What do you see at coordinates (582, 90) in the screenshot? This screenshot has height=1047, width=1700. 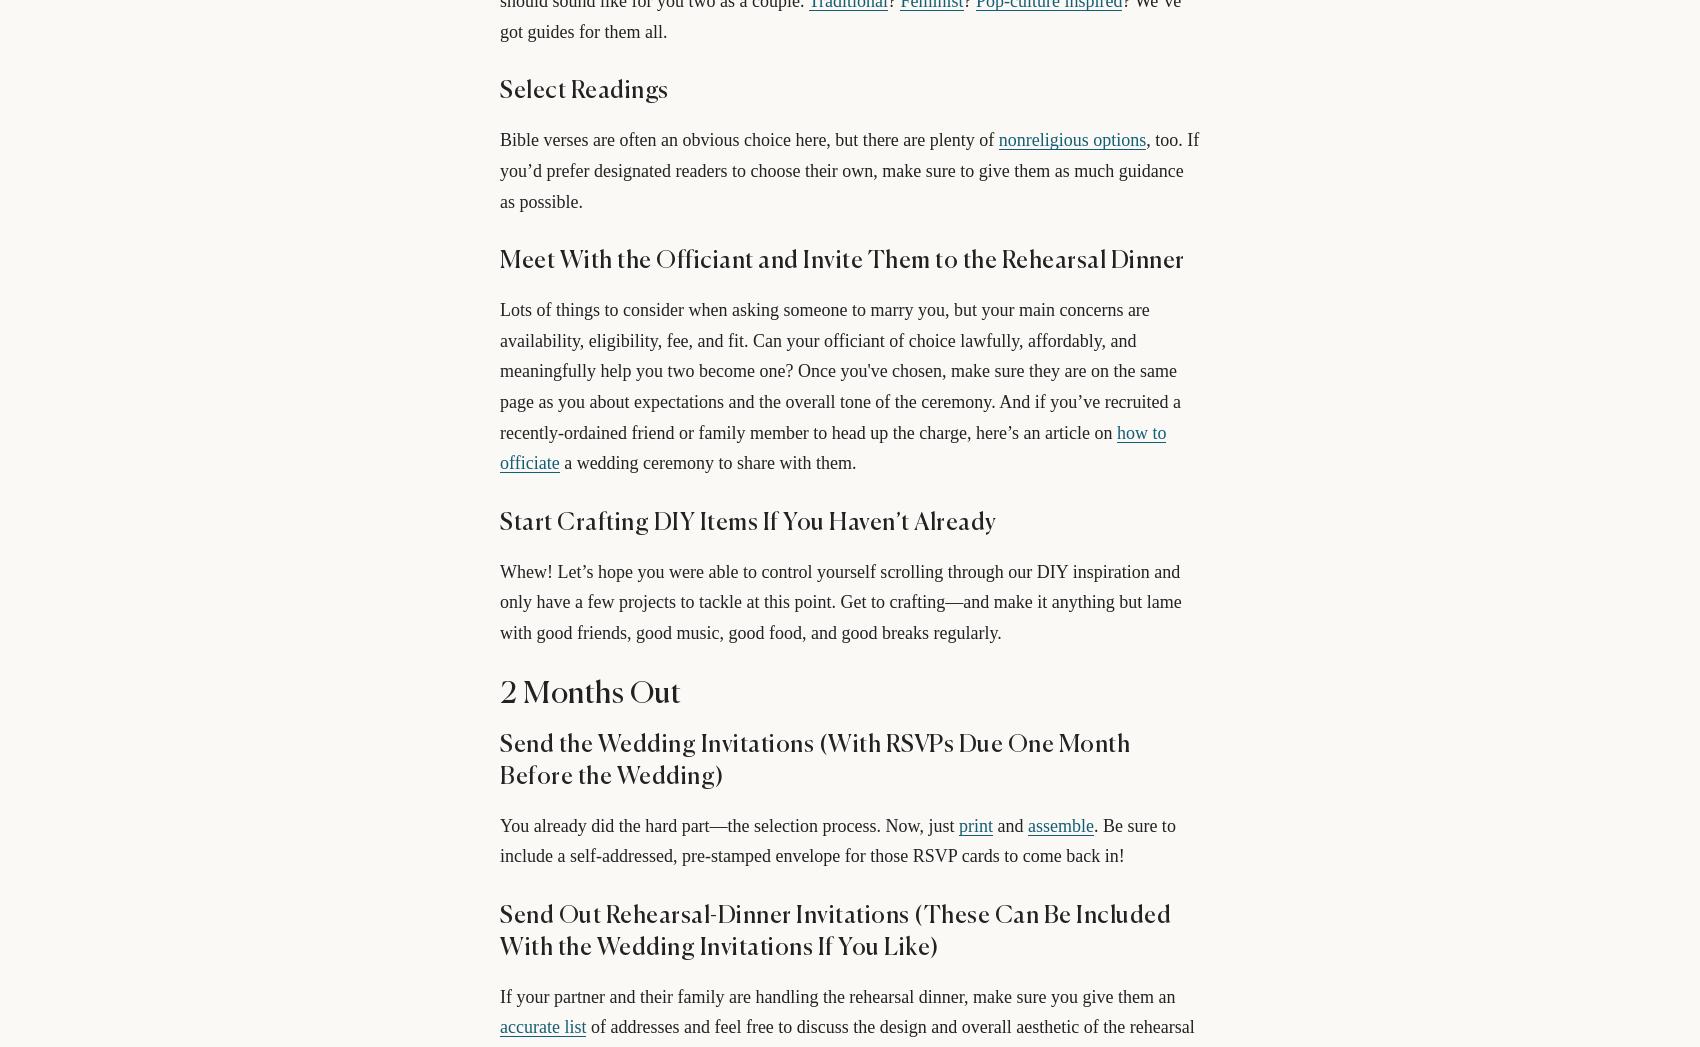 I see `'Select Readings'` at bounding box center [582, 90].